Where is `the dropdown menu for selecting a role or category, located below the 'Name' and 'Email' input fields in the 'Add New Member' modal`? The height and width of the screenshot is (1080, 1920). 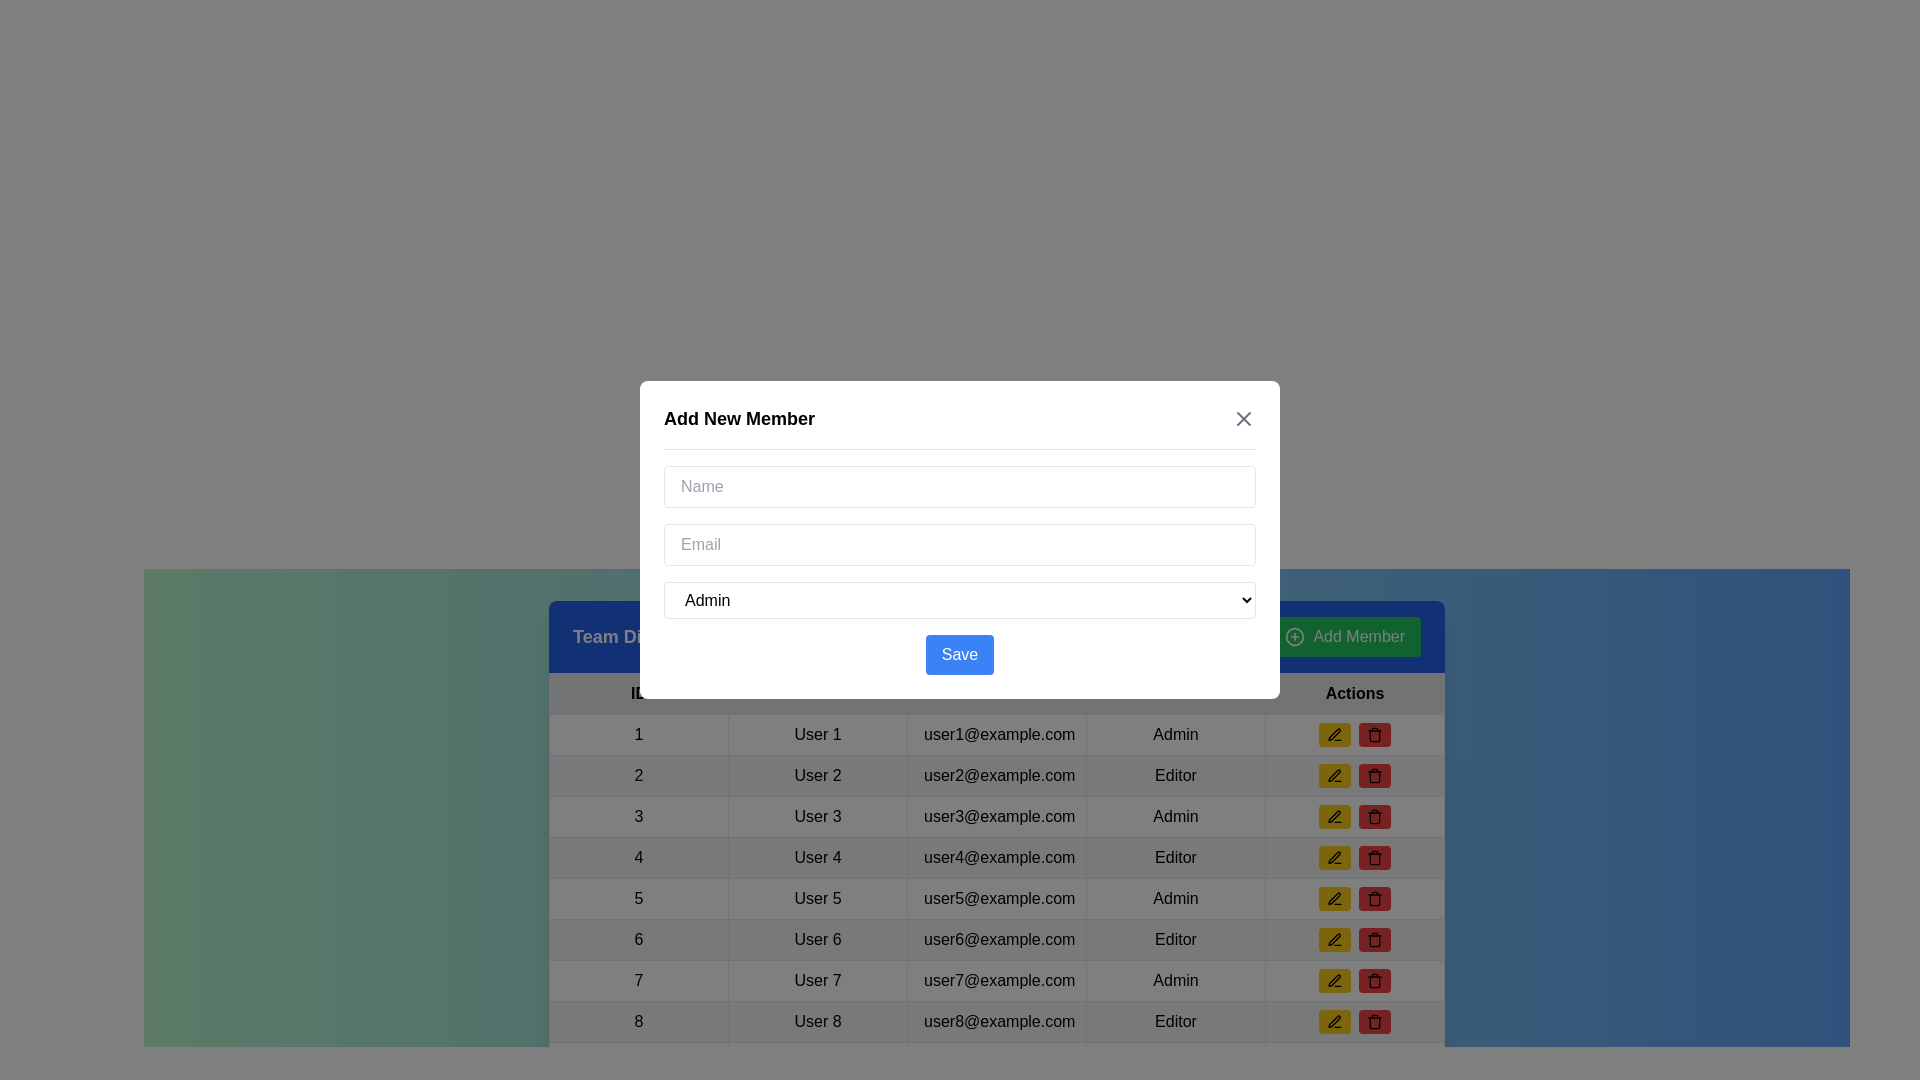
the dropdown menu for selecting a role or category, located below the 'Name' and 'Email' input fields in the 'Add New Member' modal is located at coordinates (960, 599).